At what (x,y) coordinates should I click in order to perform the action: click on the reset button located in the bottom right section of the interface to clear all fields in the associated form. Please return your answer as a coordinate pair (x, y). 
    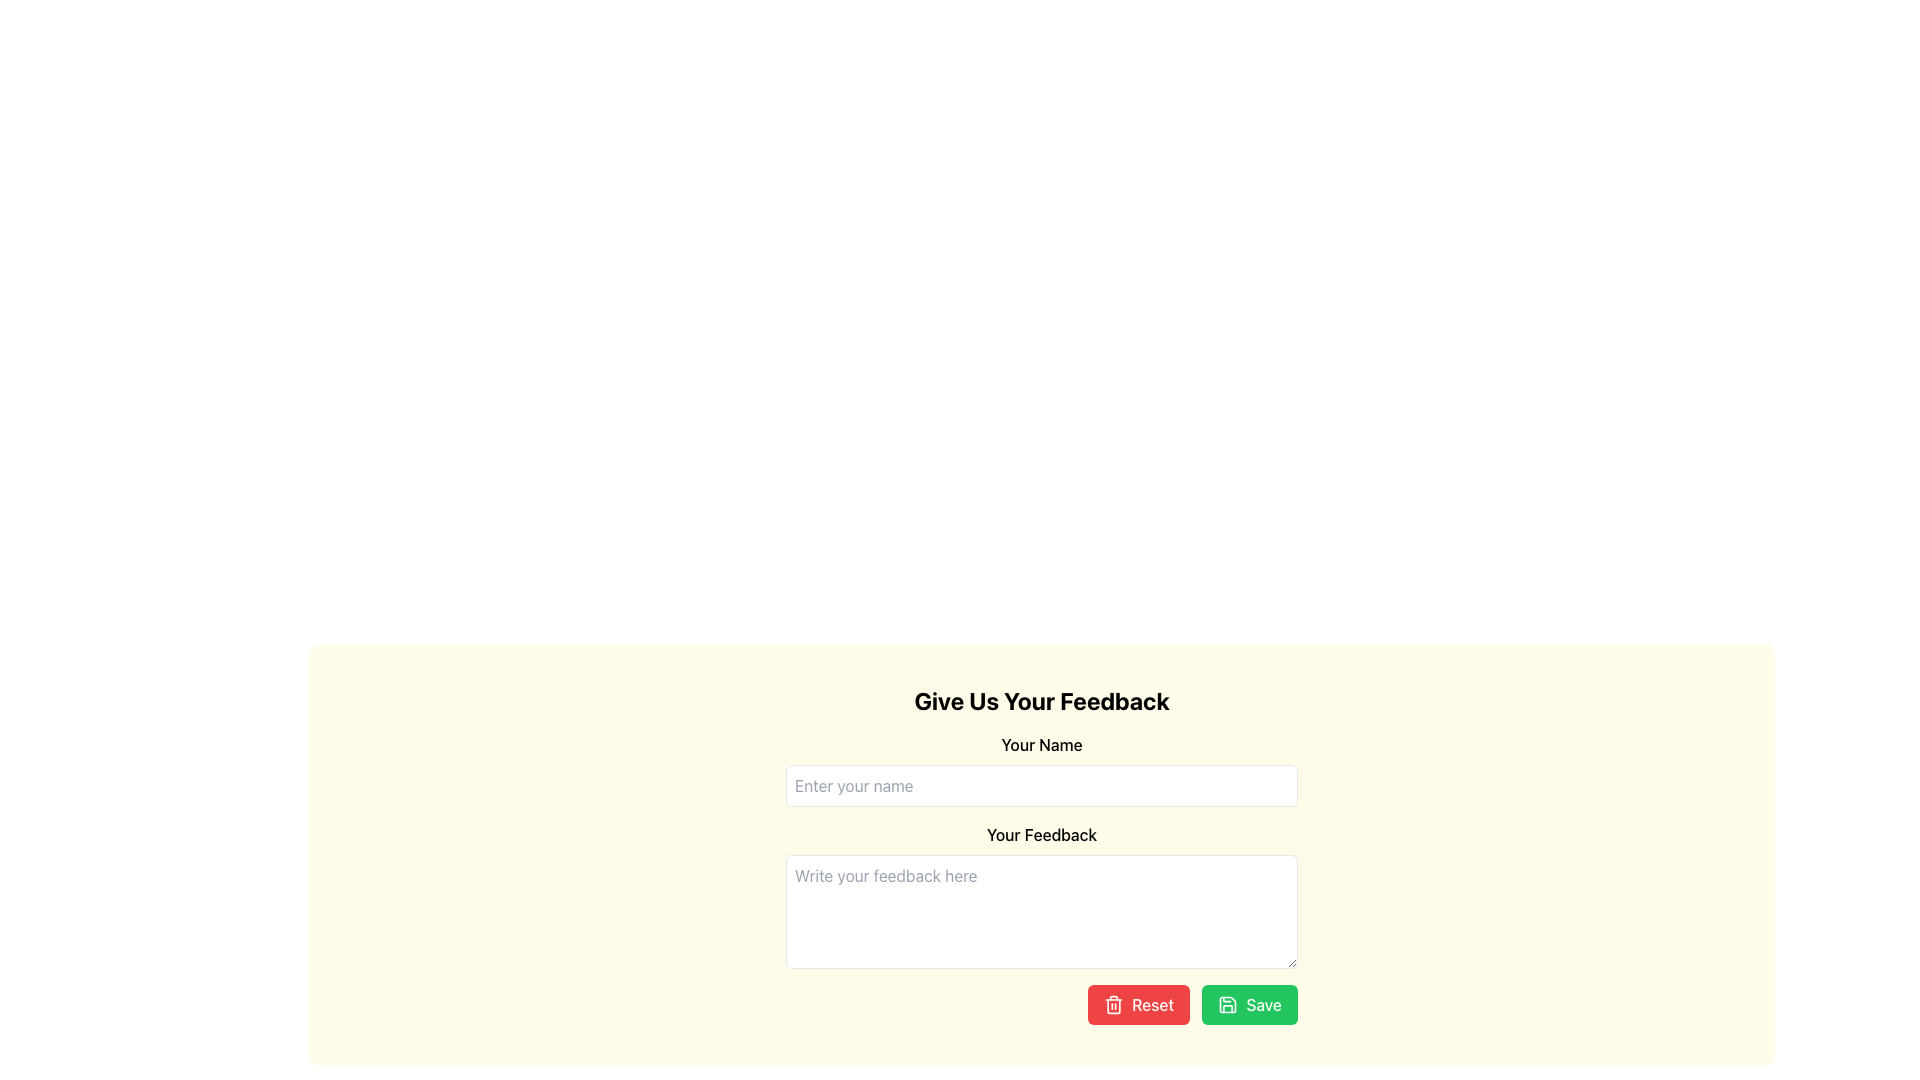
    Looking at the image, I should click on (1139, 1005).